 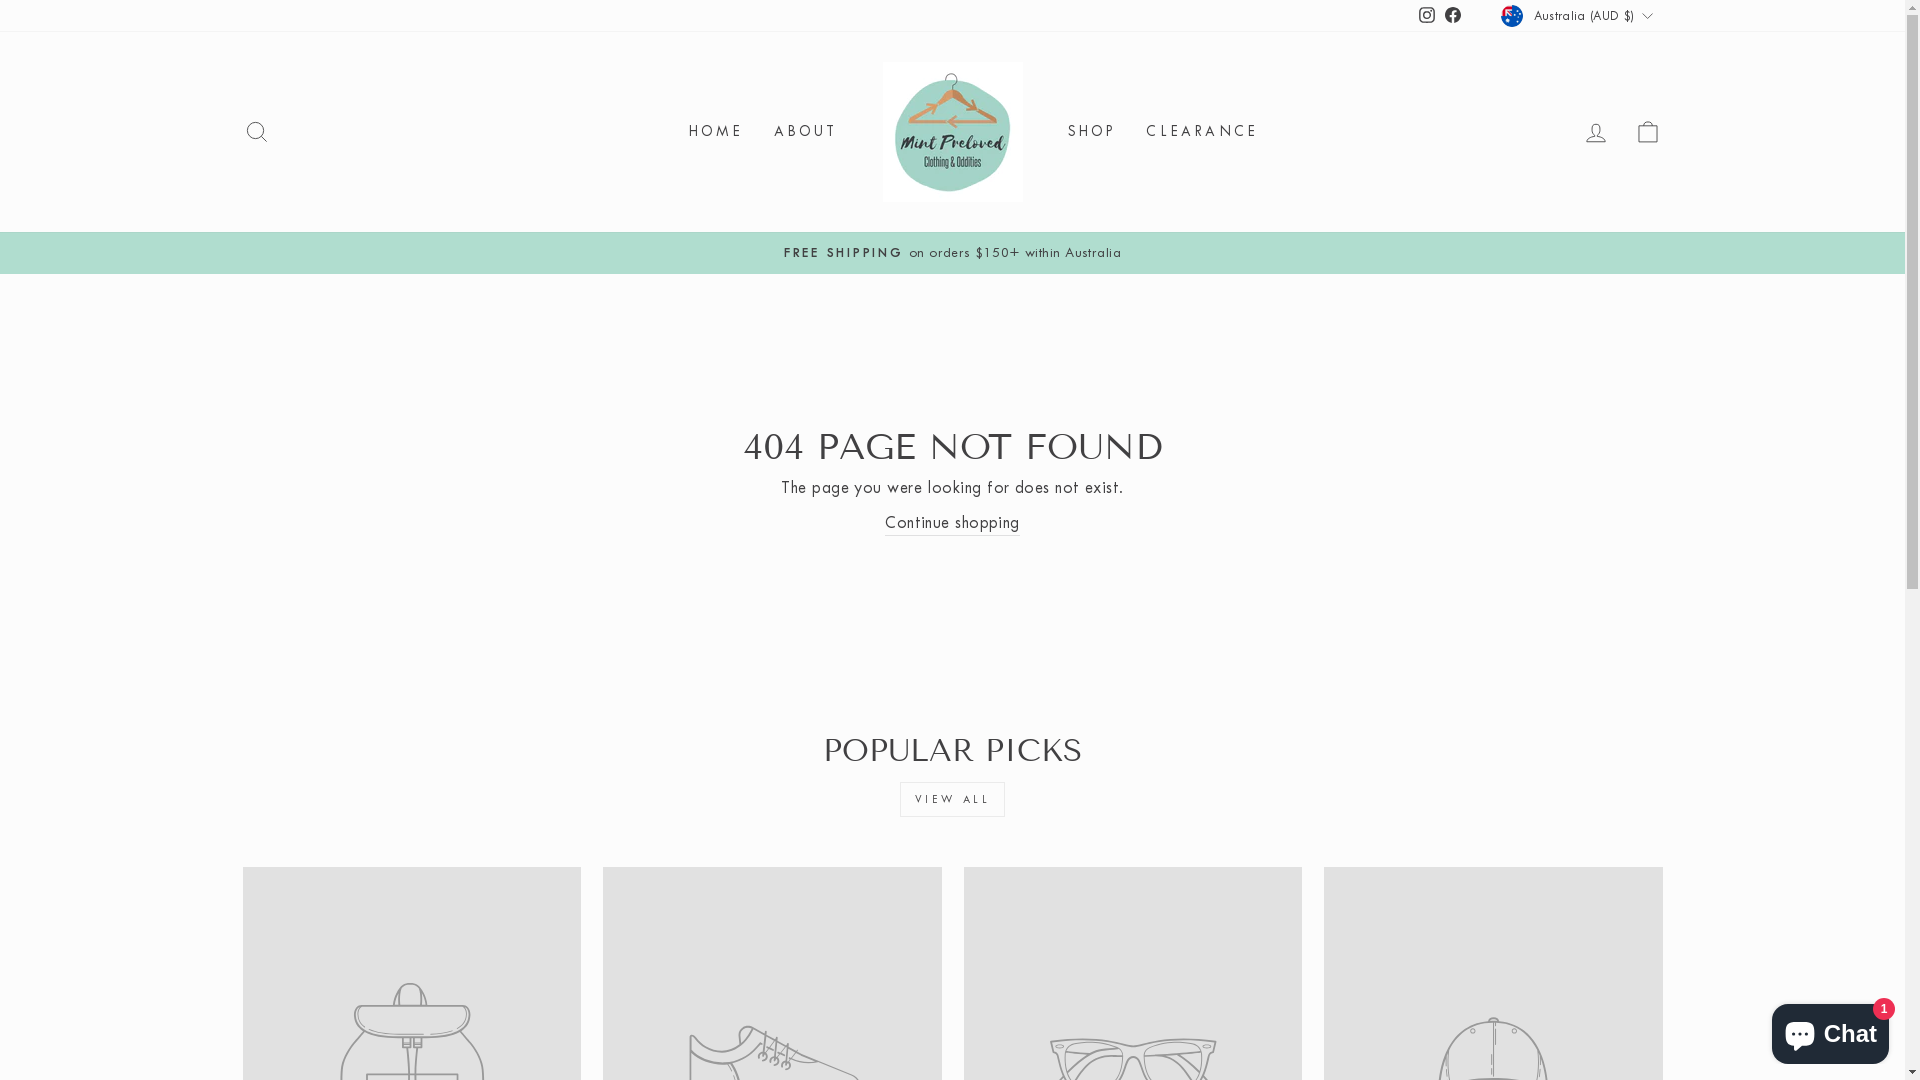 I want to click on 'Australia (AUD $)', so click(x=1578, y=15).